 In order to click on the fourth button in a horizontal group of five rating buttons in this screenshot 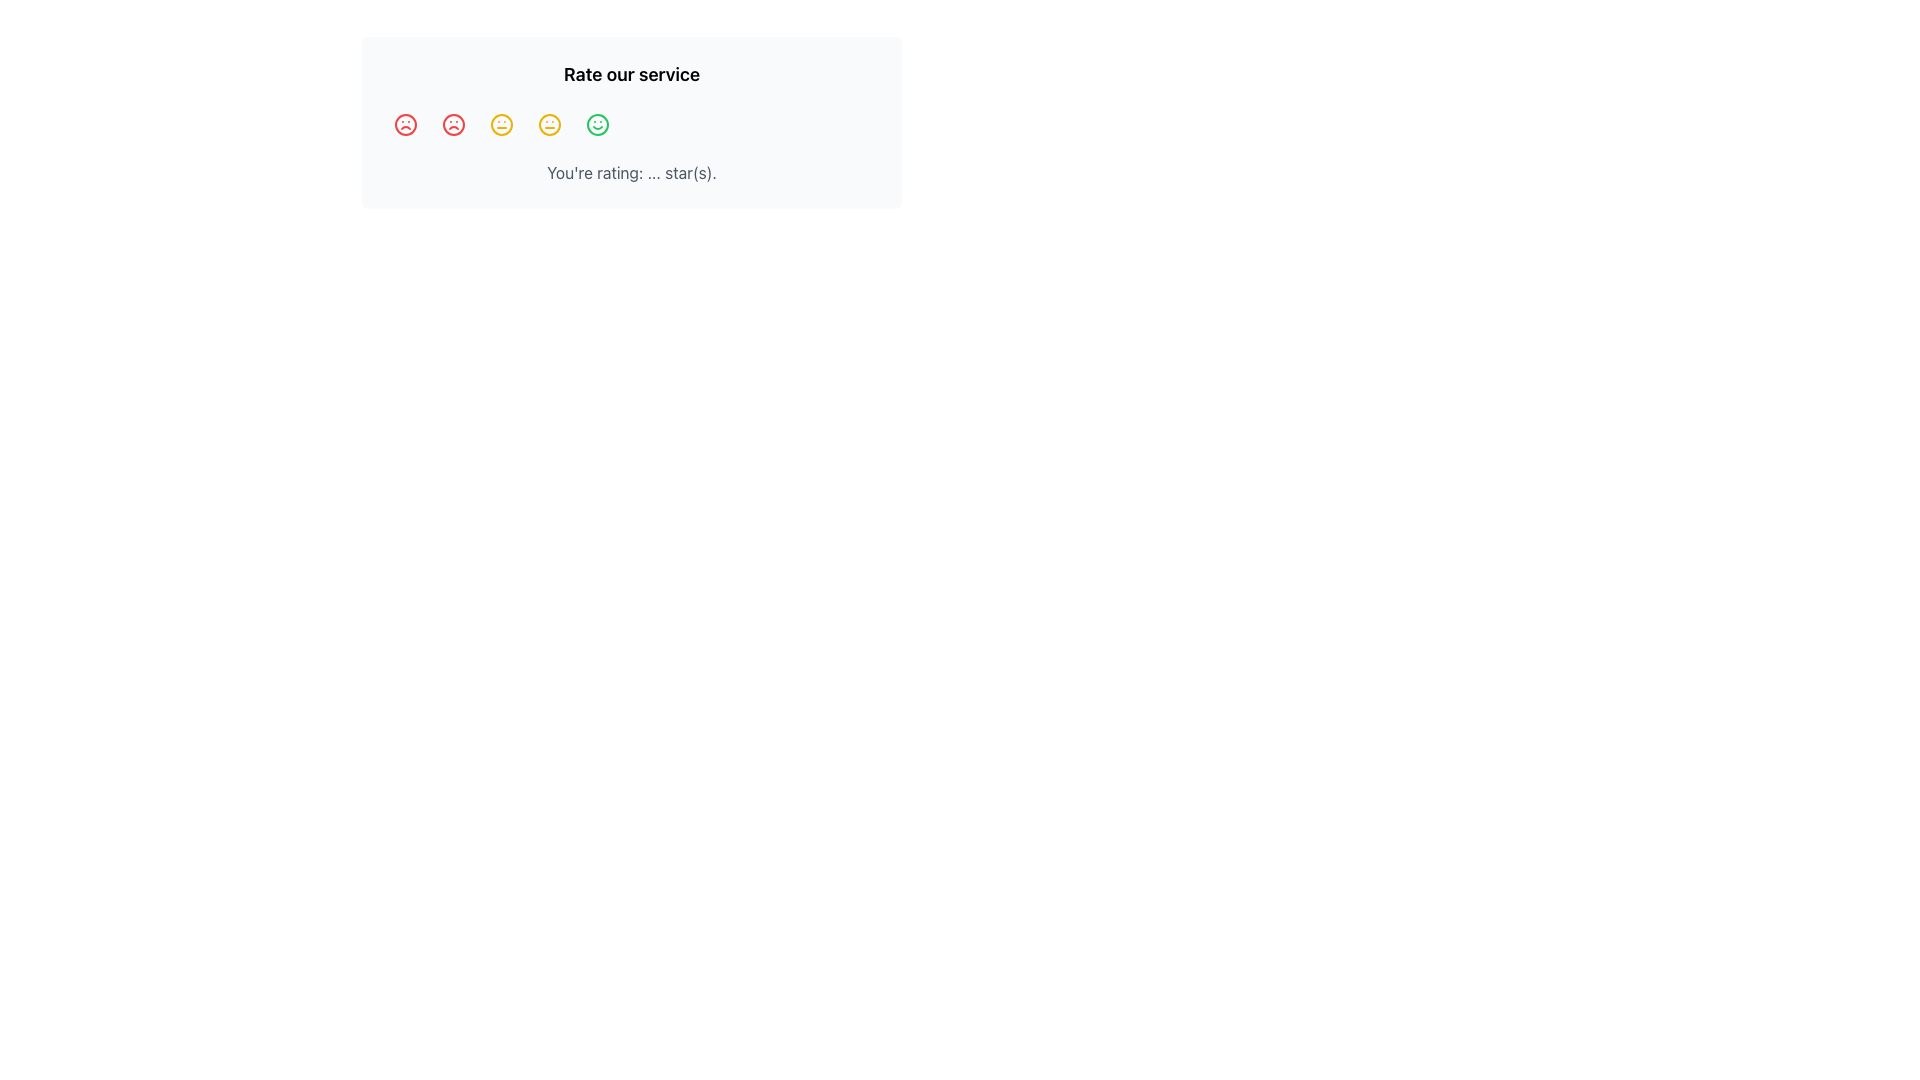, I will do `click(550, 124)`.